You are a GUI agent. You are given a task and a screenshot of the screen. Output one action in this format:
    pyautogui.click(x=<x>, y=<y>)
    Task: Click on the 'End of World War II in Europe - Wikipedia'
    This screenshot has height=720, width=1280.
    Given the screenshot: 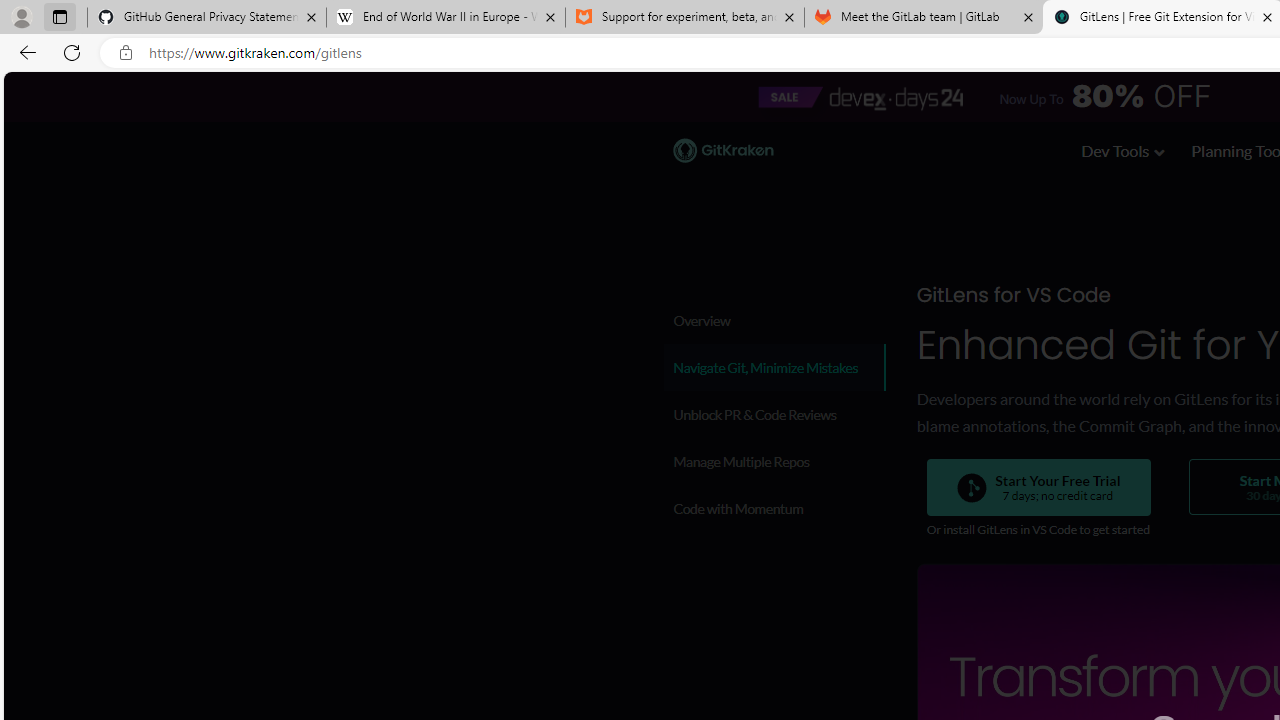 What is the action you would take?
    pyautogui.click(x=444, y=17)
    